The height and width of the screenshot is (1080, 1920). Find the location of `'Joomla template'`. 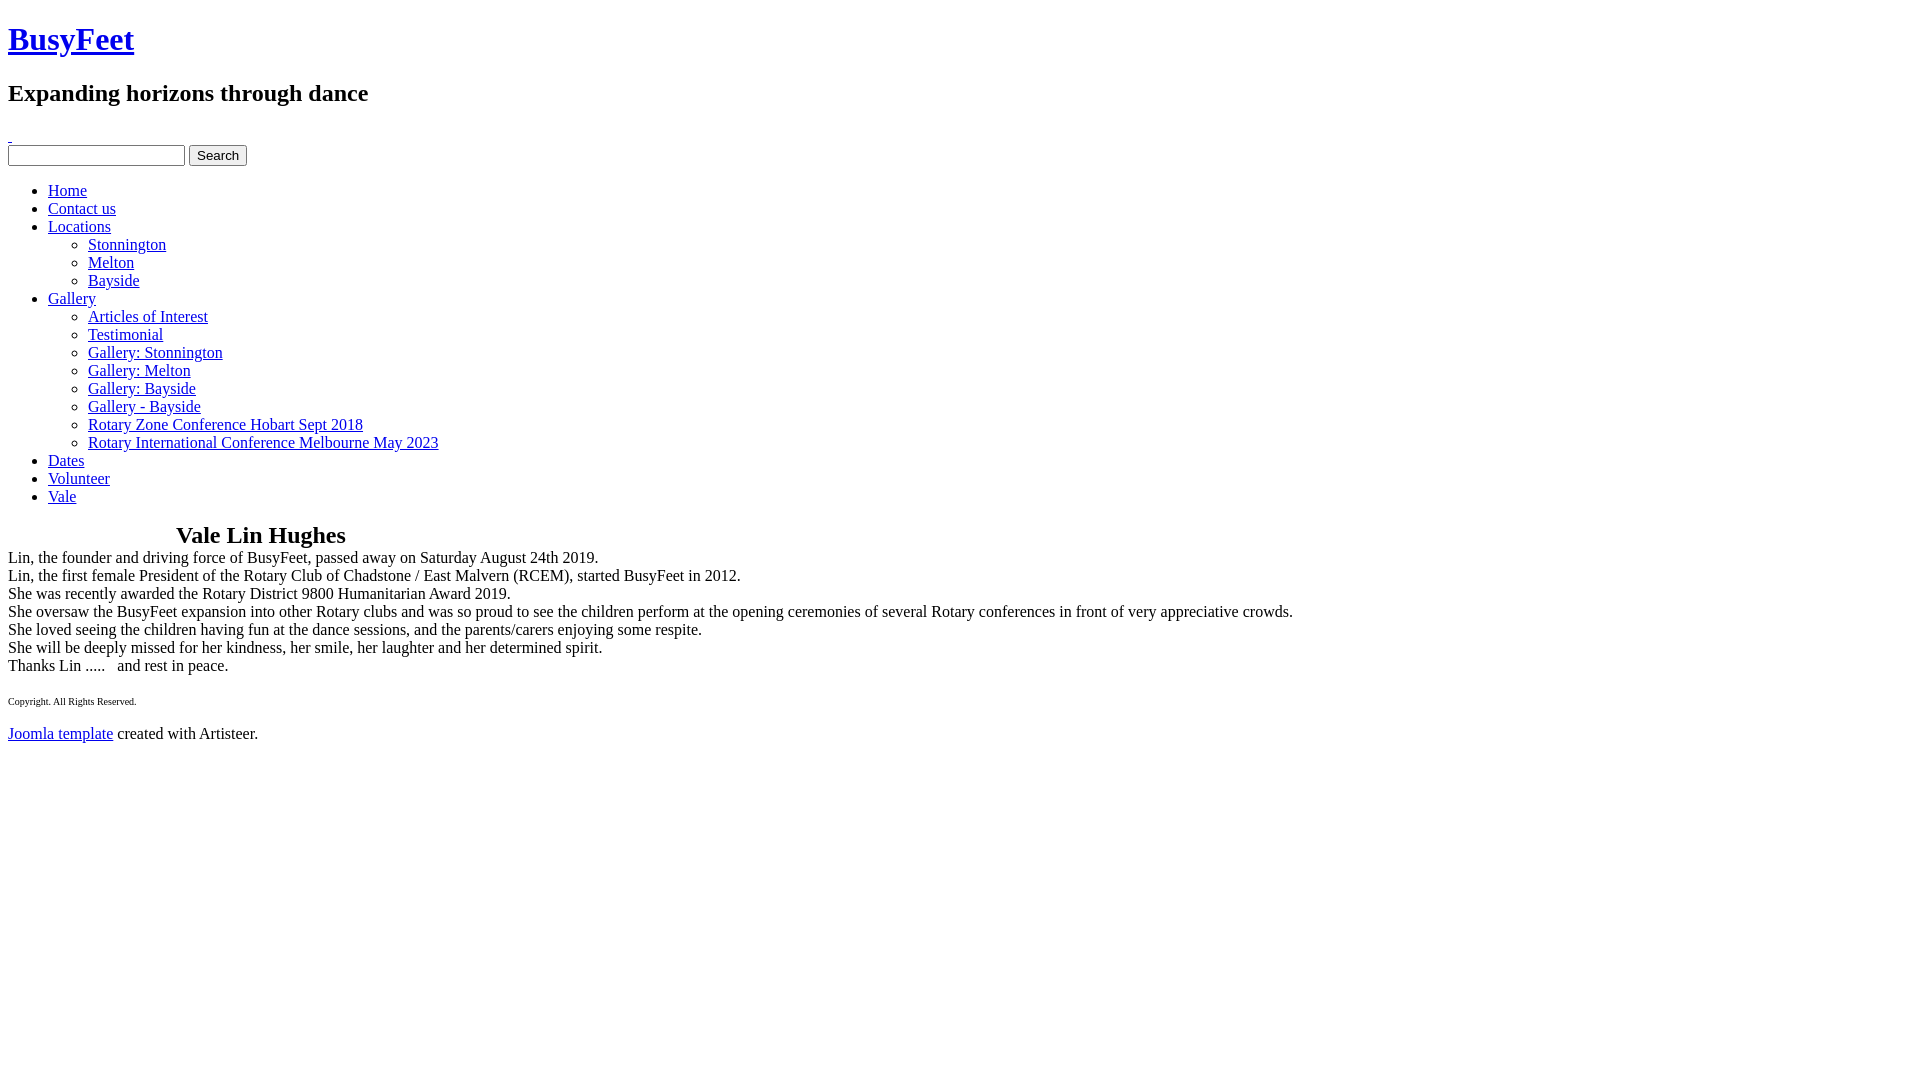

'Joomla template' is located at coordinates (60, 733).